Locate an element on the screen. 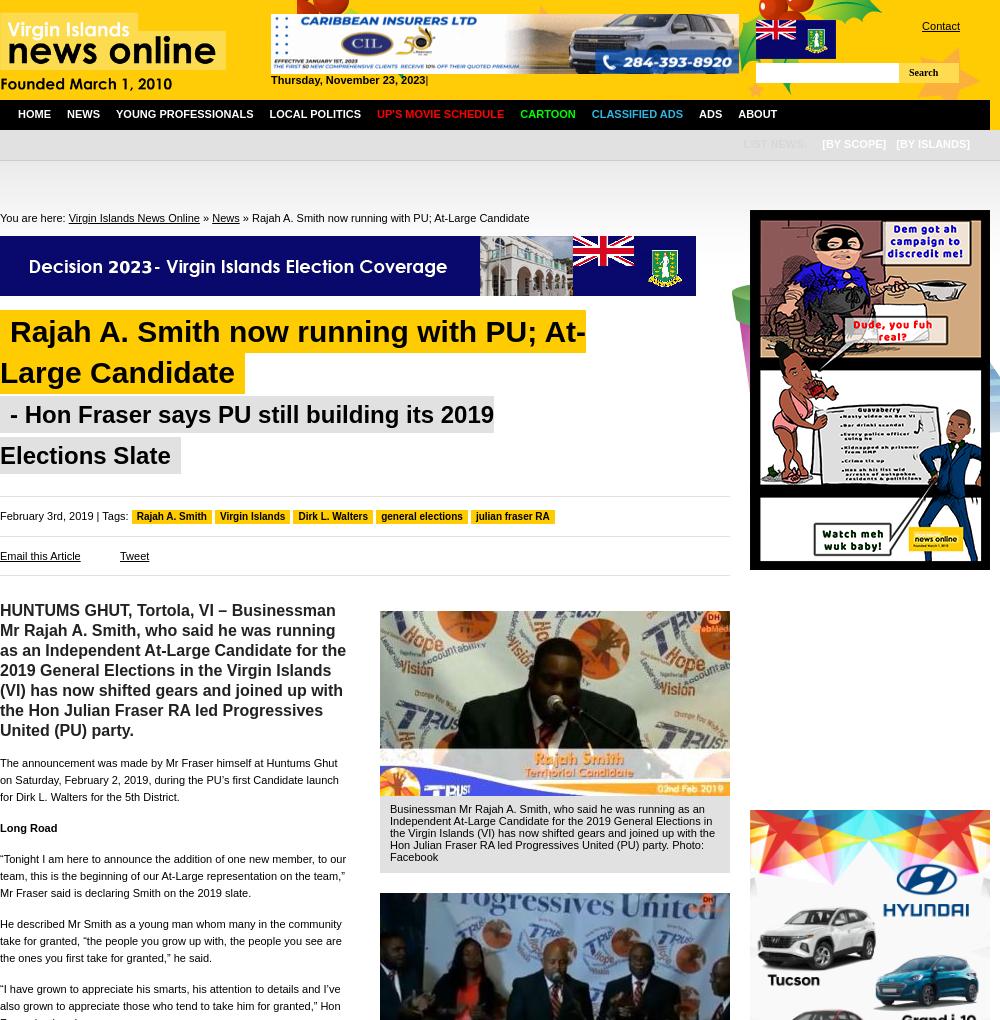 The image size is (1000, 1020). '- Hon Fraser says PU still building its 2019 Elections Slate' is located at coordinates (246, 434).